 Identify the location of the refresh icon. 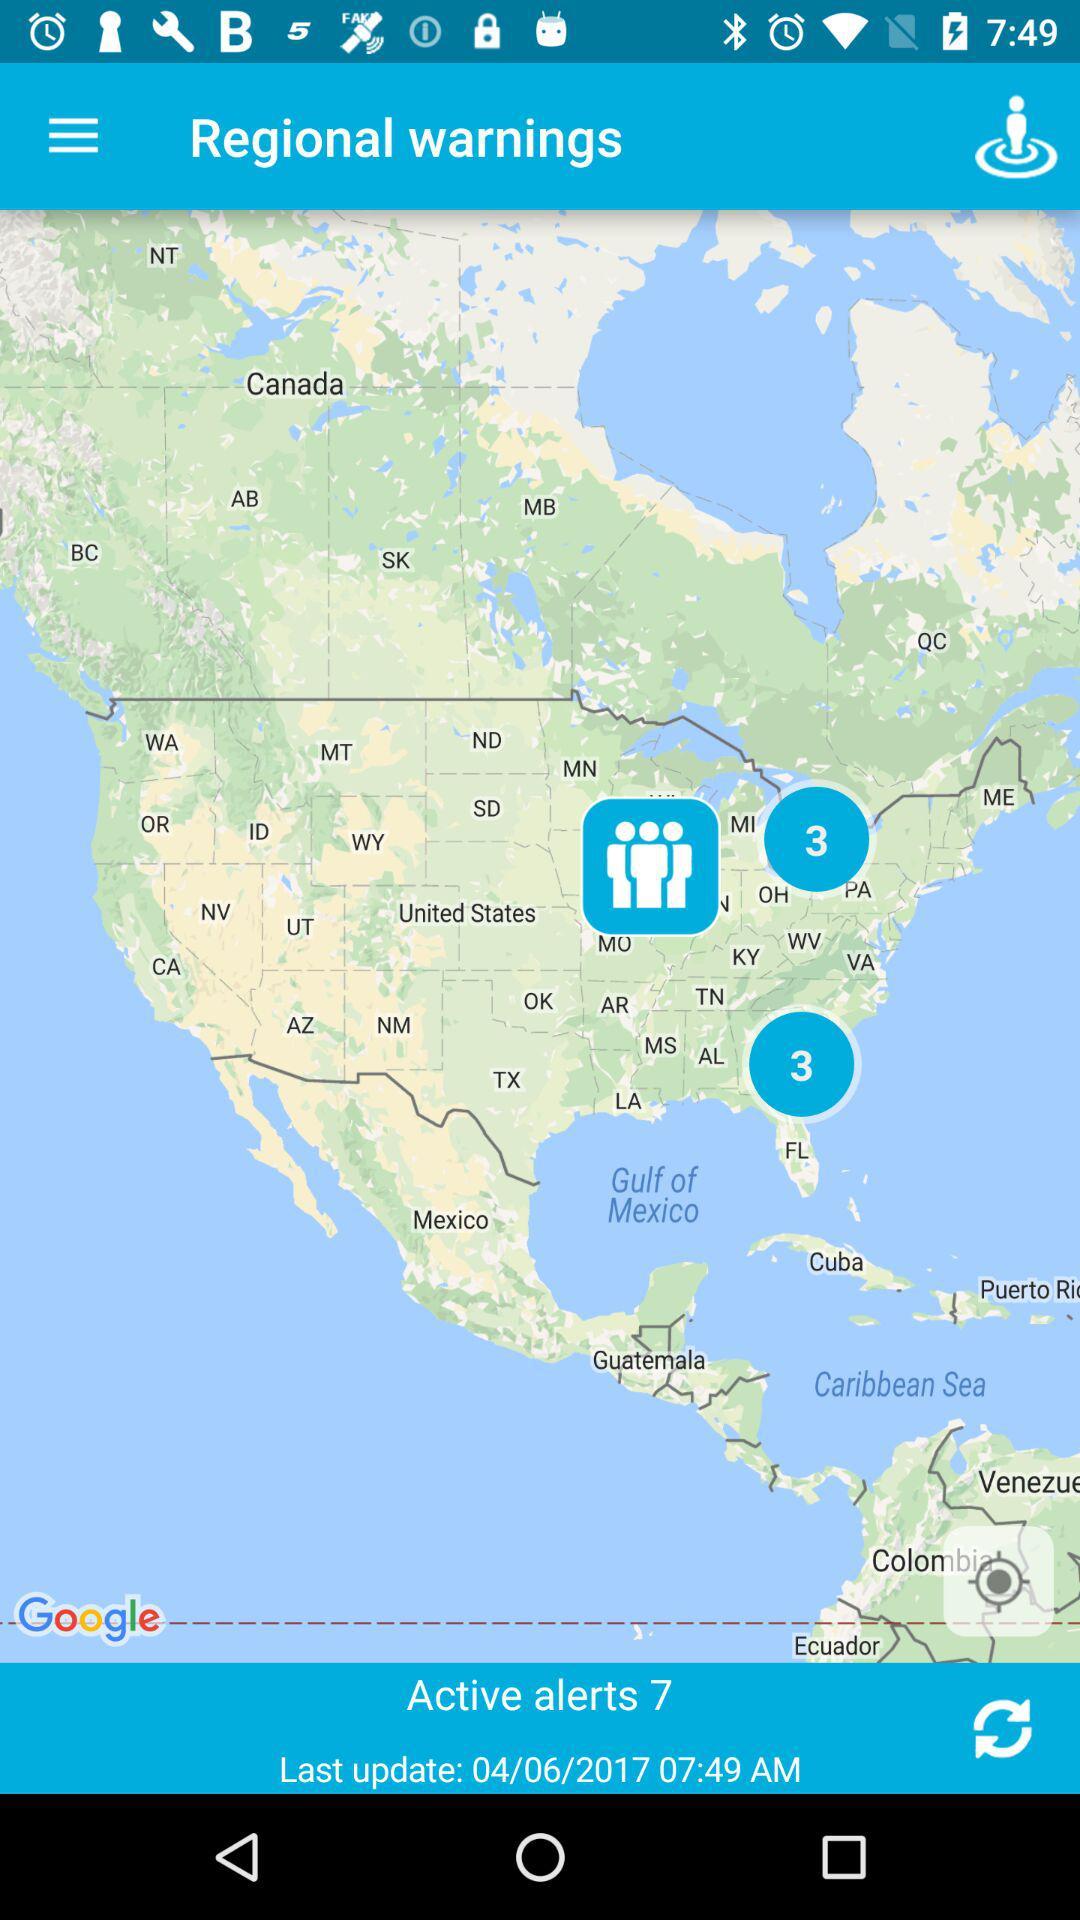
(1002, 1727).